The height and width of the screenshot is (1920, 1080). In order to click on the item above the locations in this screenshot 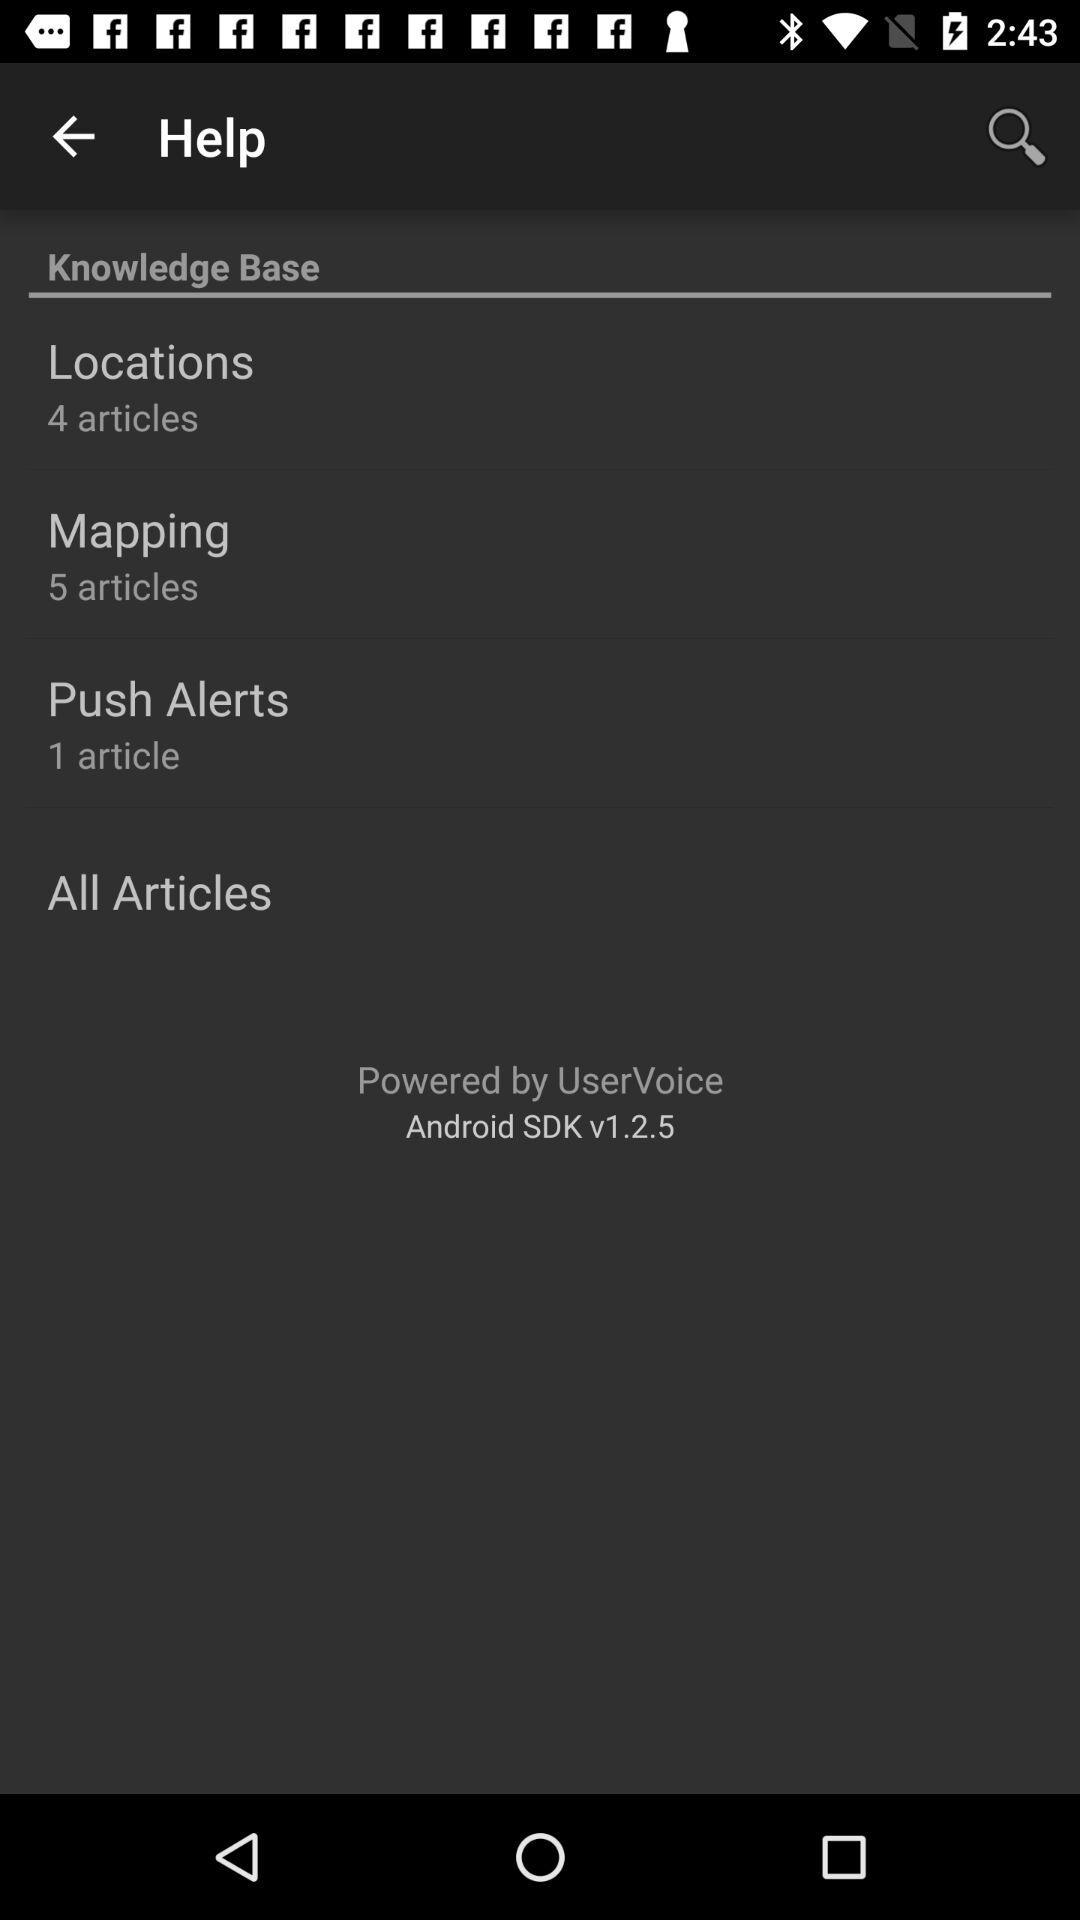, I will do `click(540, 254)`.